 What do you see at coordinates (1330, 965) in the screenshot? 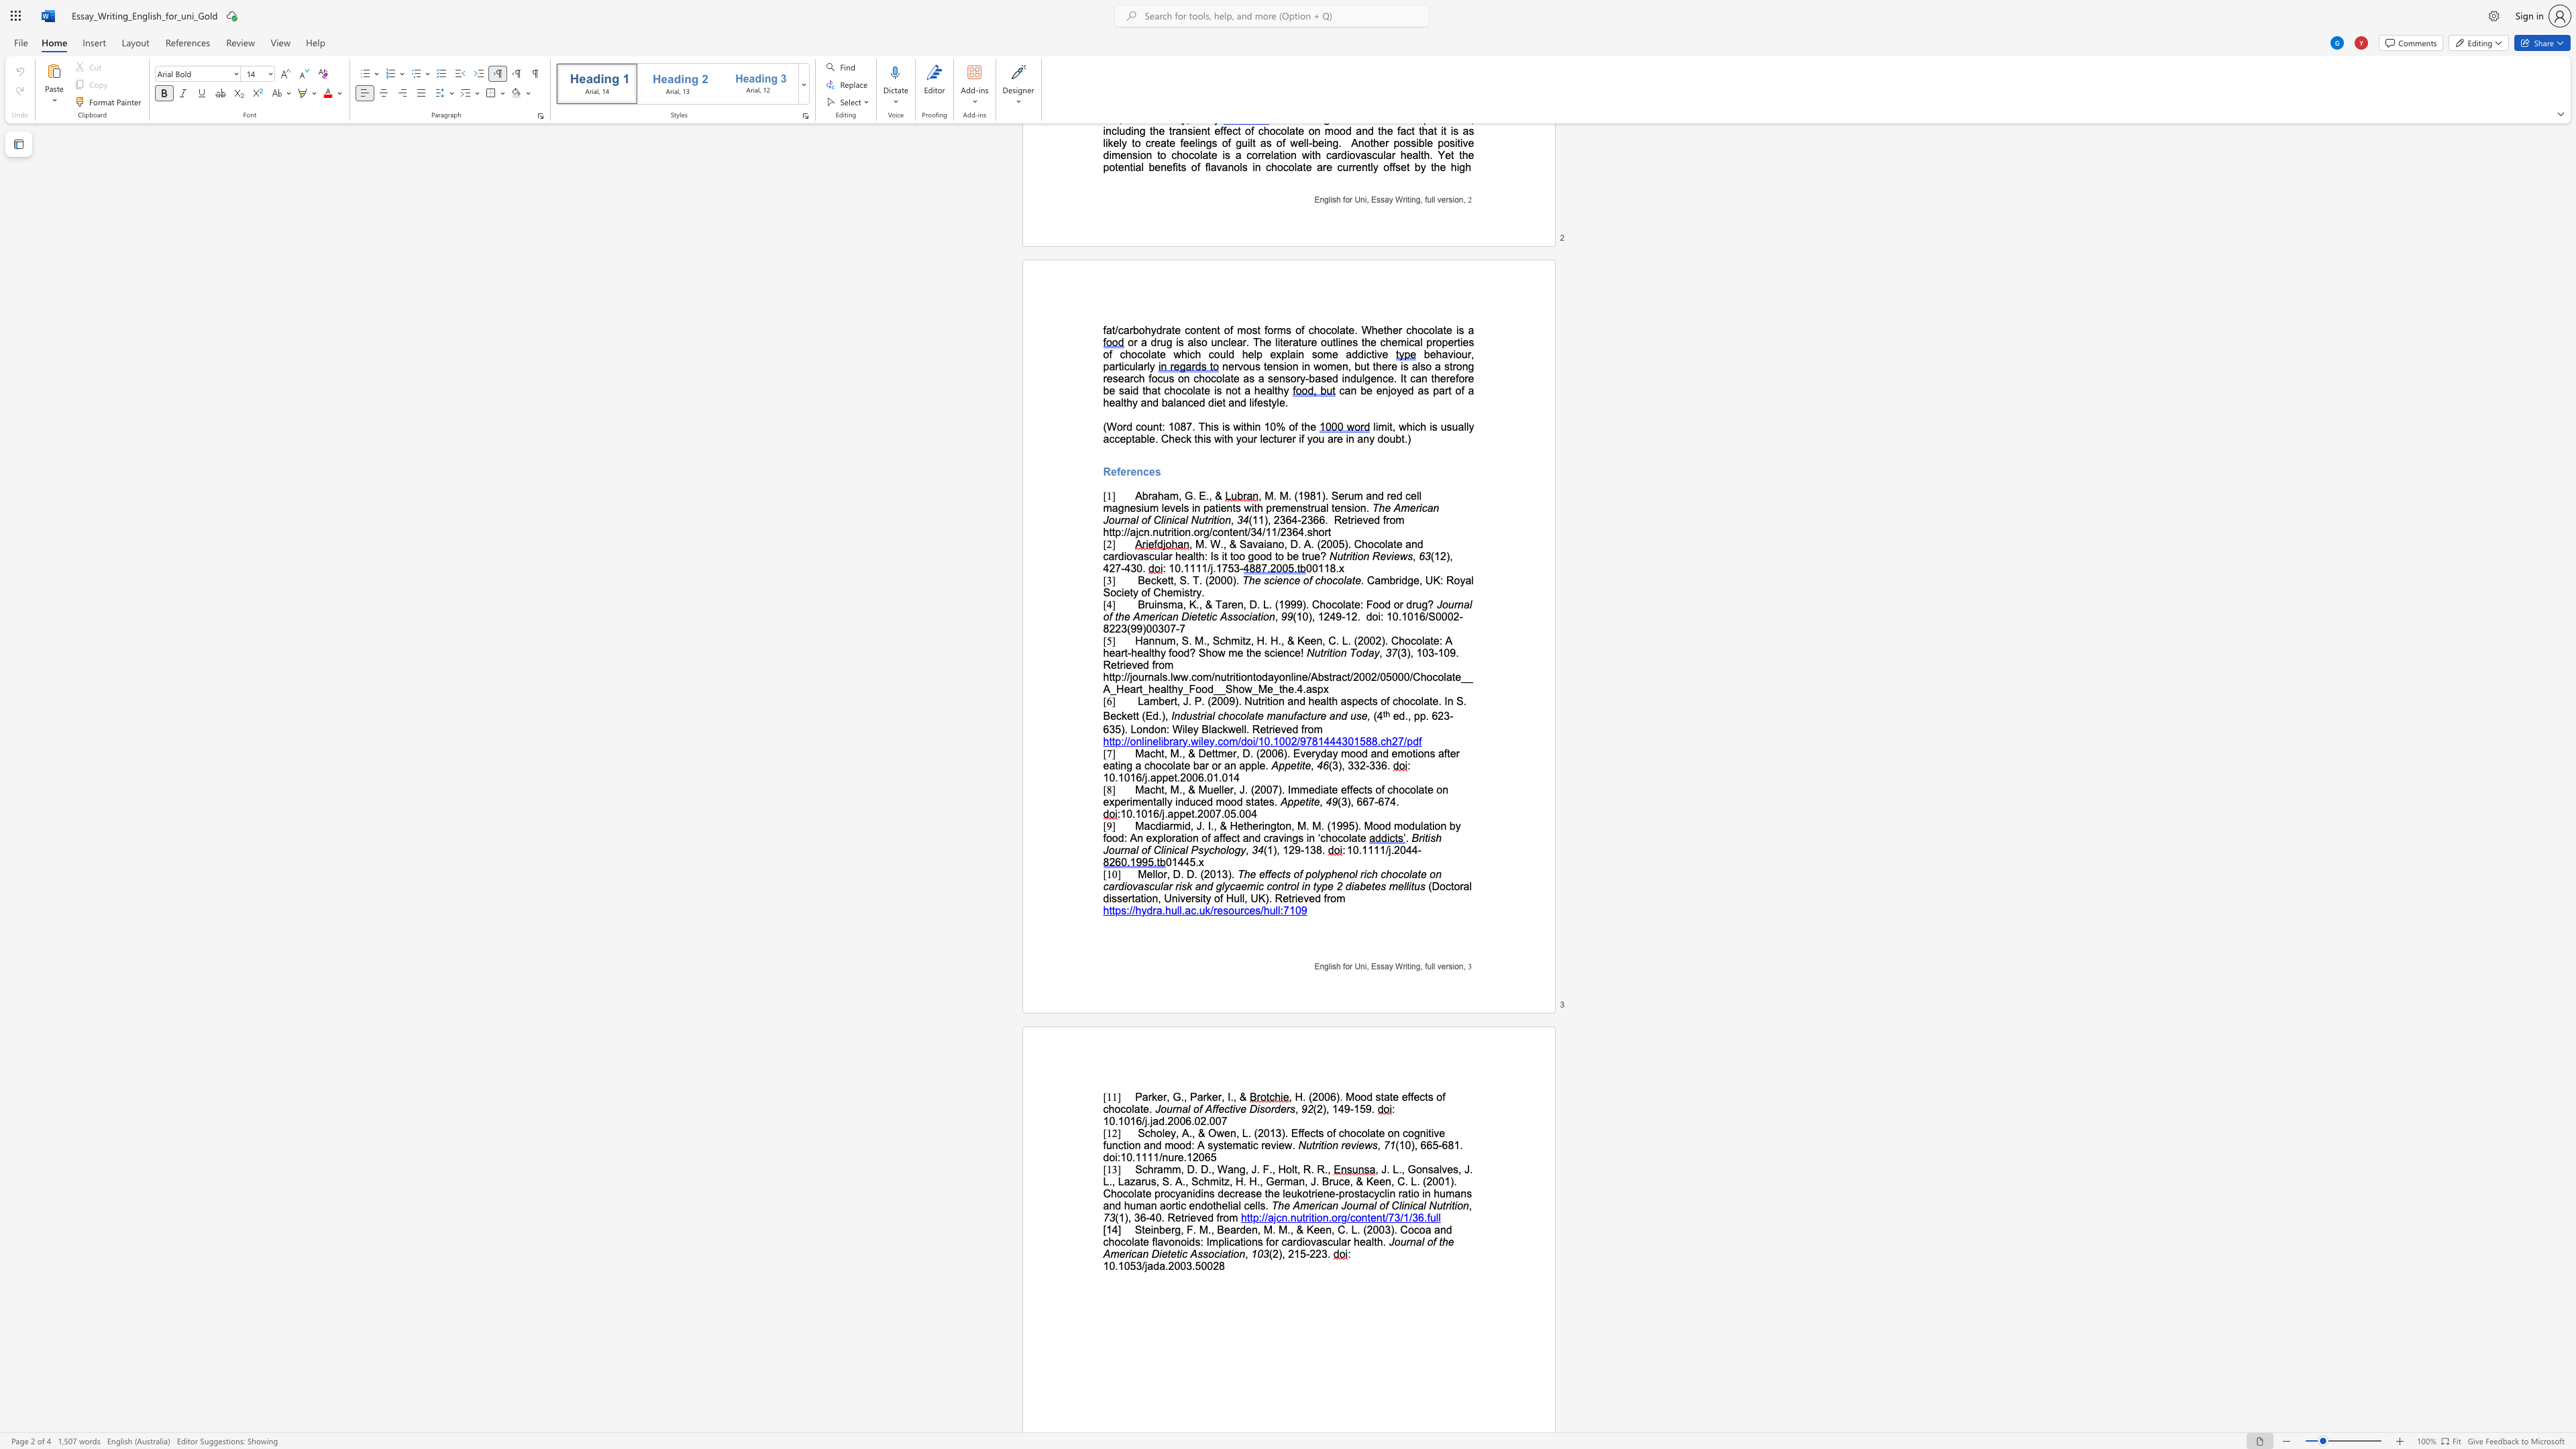
I see `the subset text "ish for Uni, Essay Writing" within the text "English for Uni, Essay Writing, full version,"` at bounding box center [1330, 965].